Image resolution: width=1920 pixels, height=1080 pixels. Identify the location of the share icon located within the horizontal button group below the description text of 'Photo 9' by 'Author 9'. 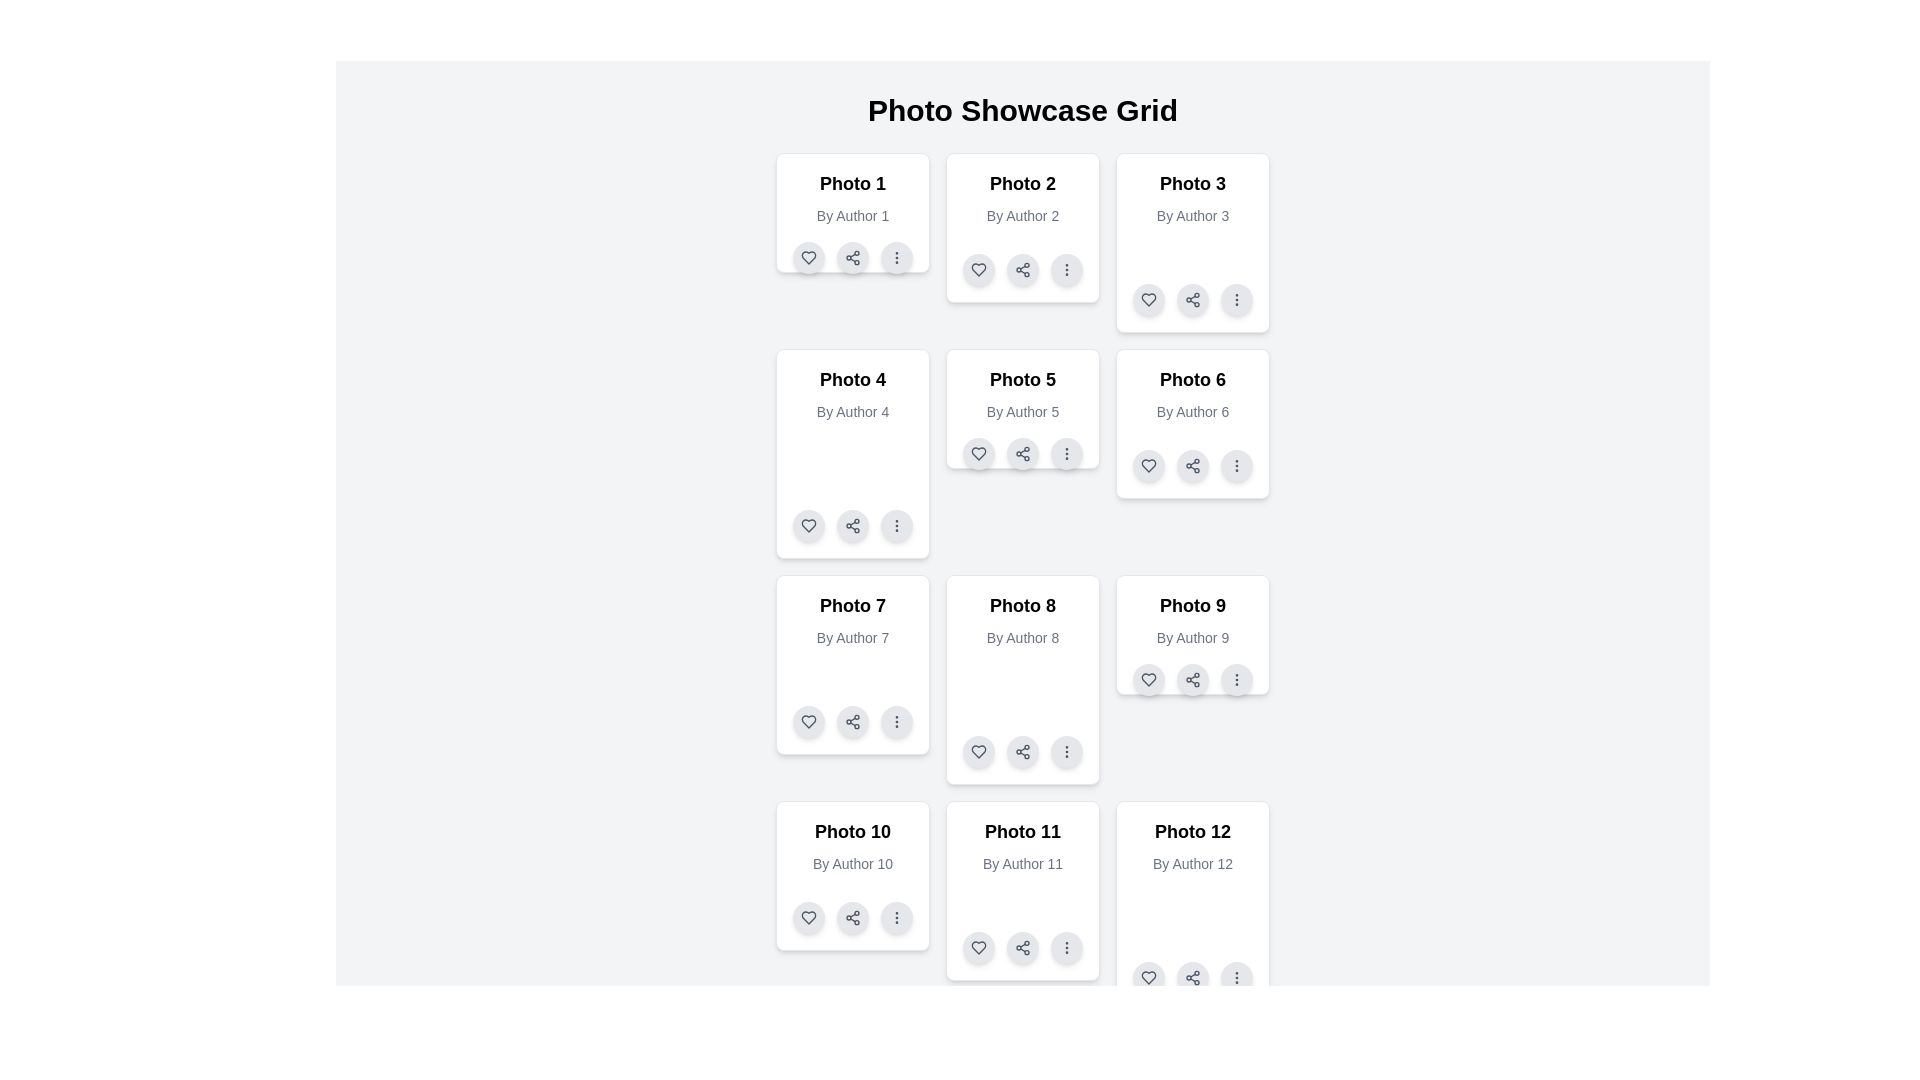
(1193, 678).